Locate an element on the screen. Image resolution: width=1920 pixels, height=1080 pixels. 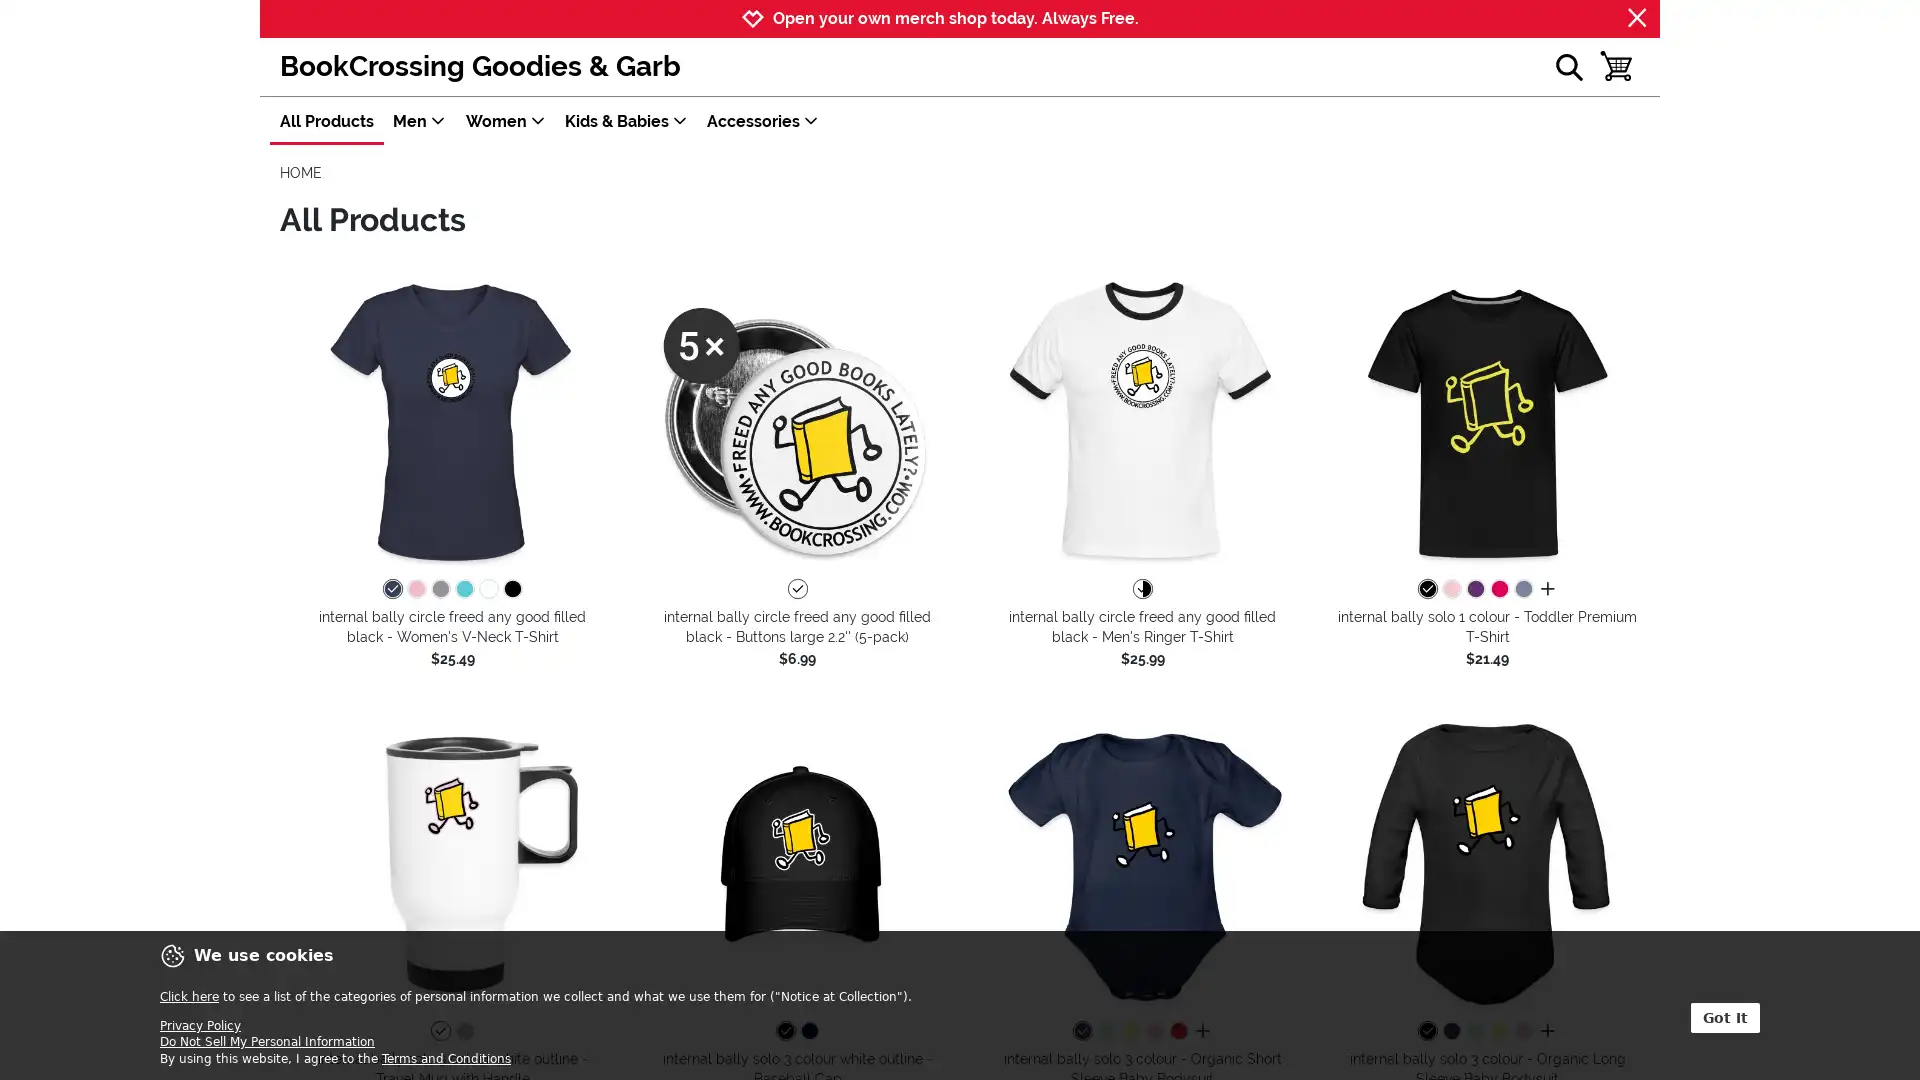
light pink is located at coordinates (1153, 1032).